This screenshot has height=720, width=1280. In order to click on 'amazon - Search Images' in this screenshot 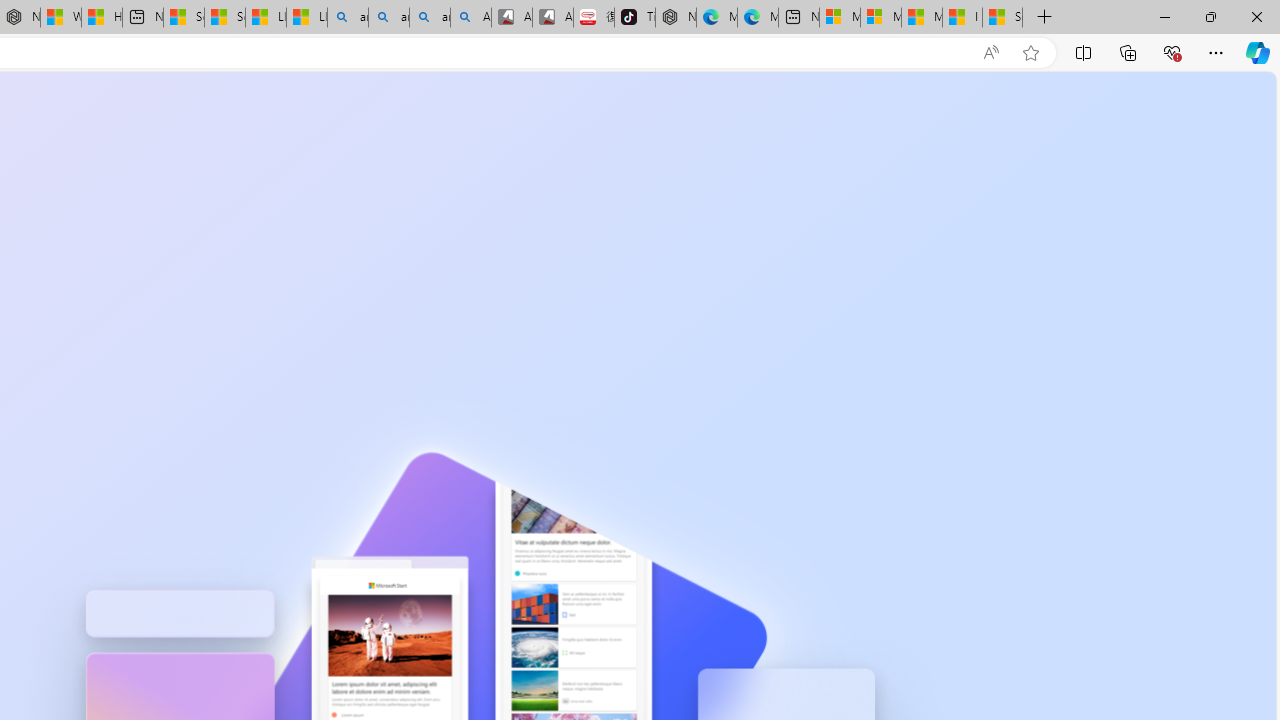, I will do `click(429, 17)`.